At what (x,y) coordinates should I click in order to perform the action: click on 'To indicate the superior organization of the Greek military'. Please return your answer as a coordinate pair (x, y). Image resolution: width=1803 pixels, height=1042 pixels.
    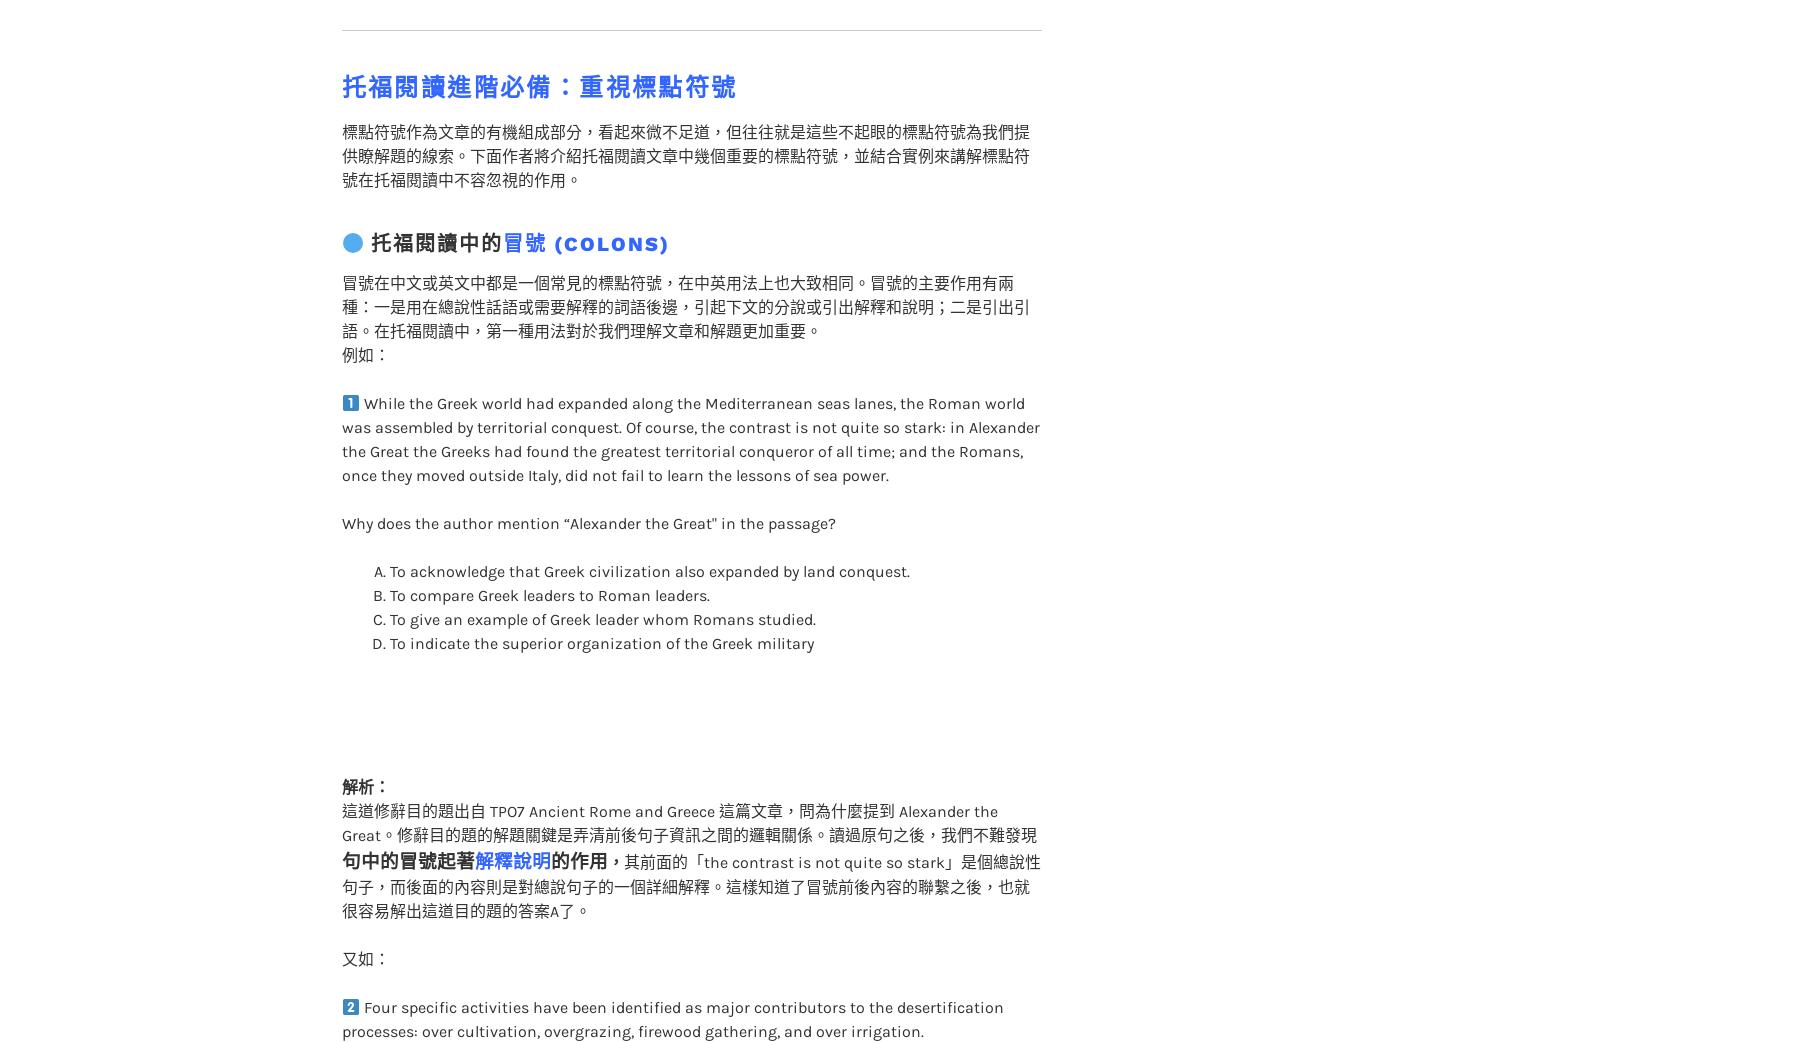
    Looking at the image, I should click on (600, 602).